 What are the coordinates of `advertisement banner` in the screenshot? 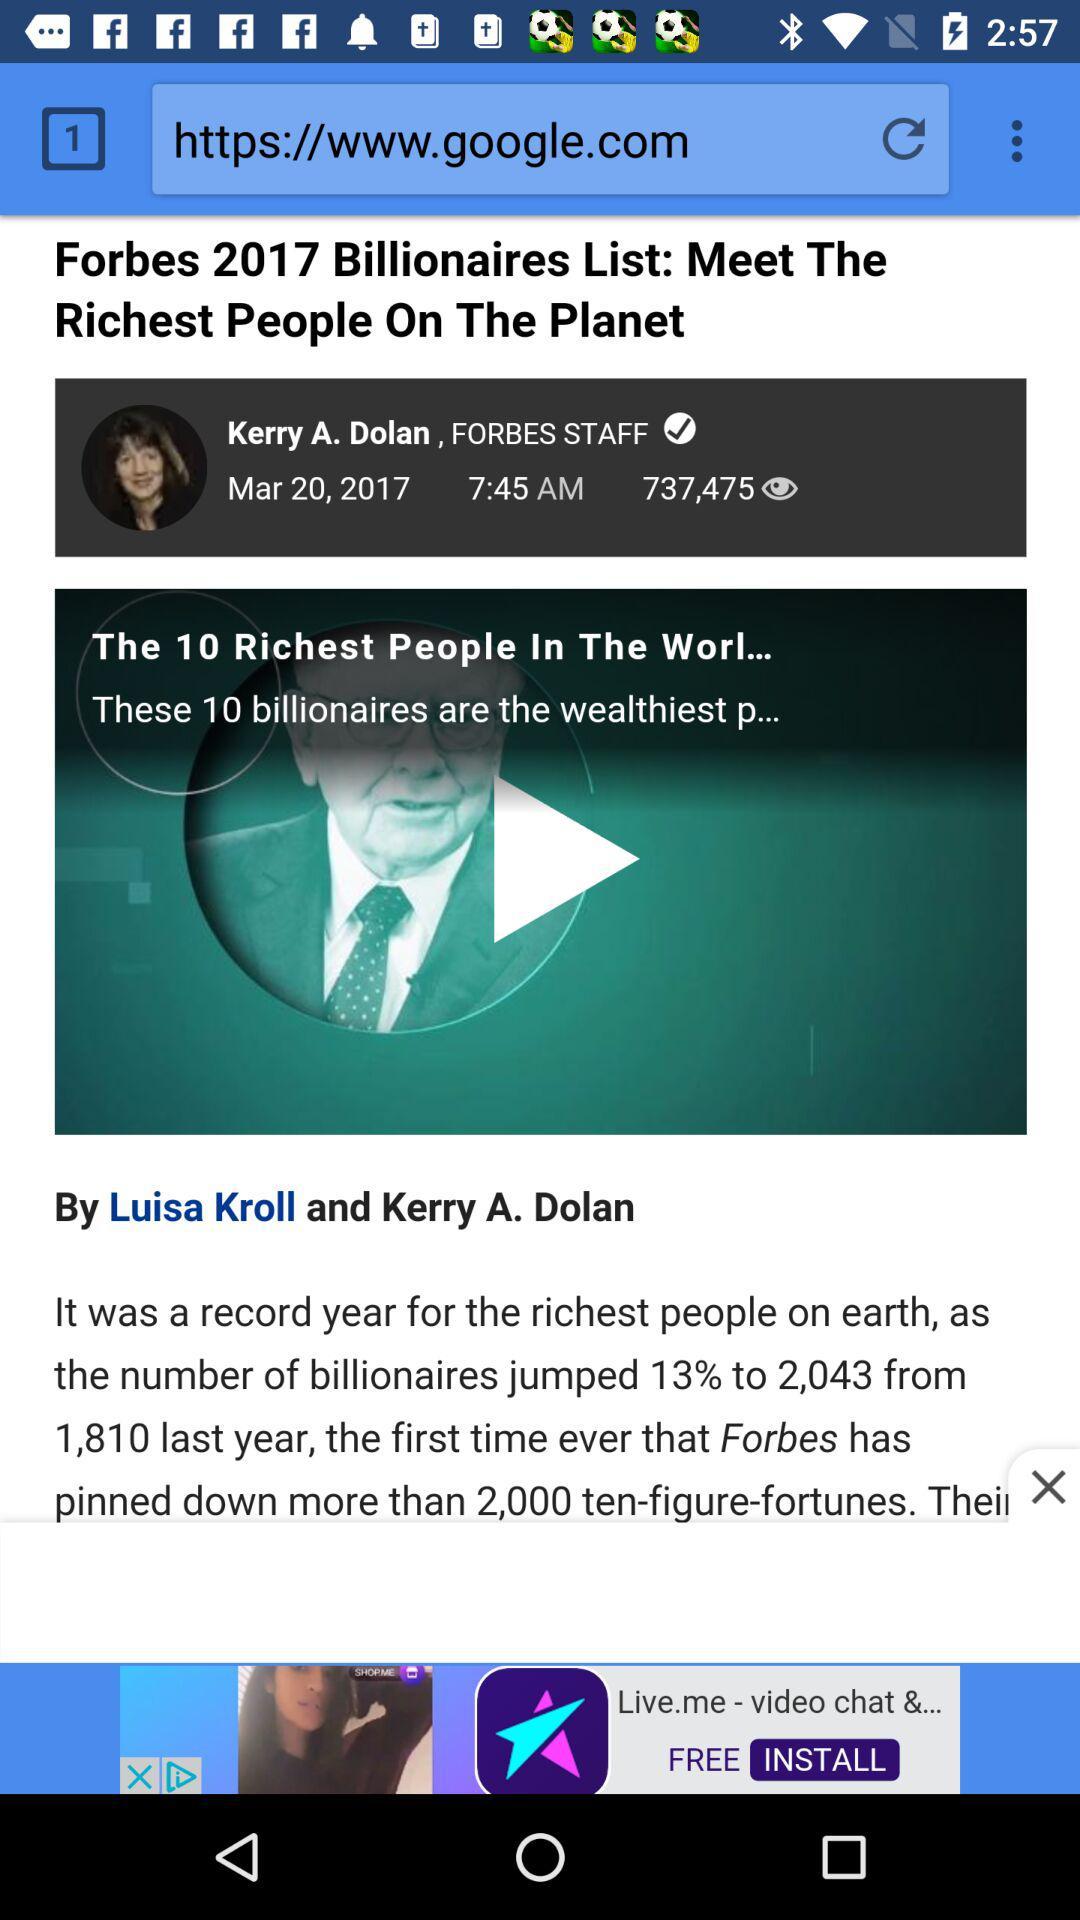 It's located at (540, 1727).